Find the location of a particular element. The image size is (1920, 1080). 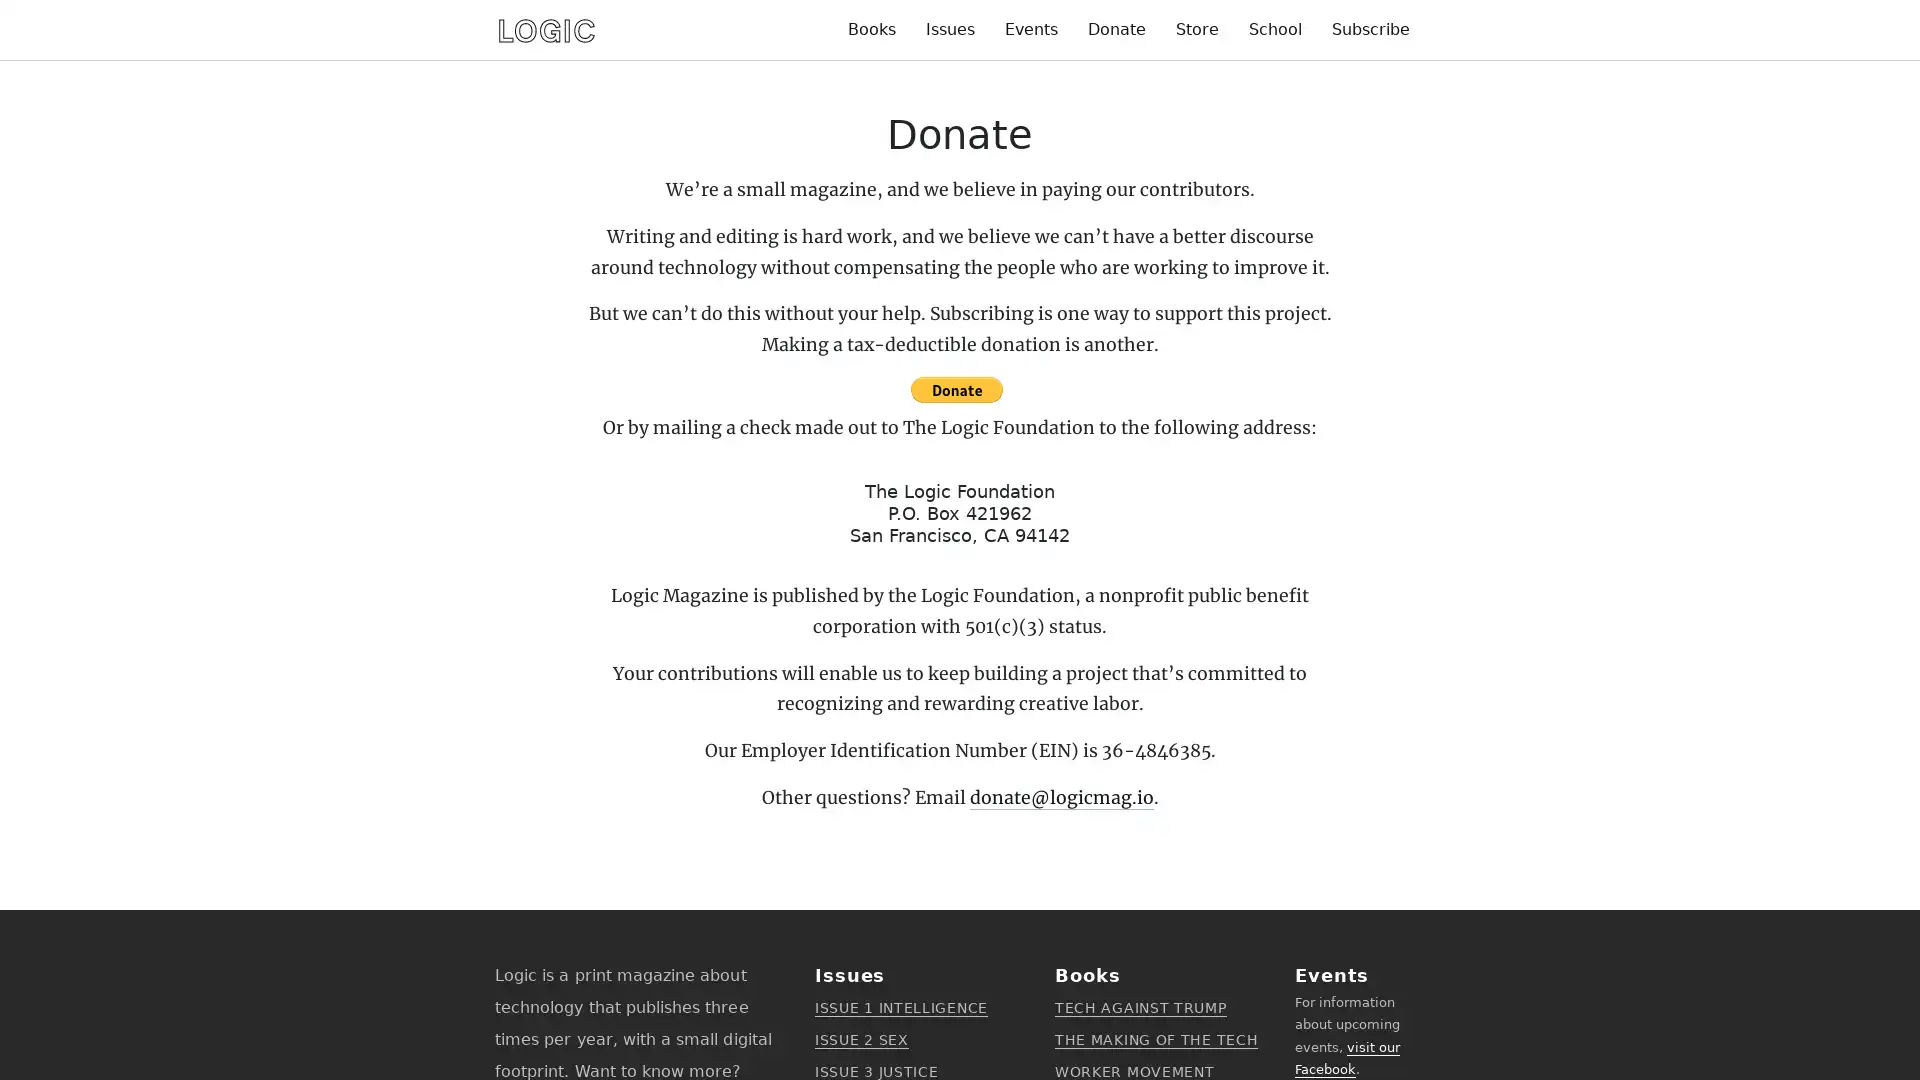

Donate with PayPal button is located at coordinates (954, 389).